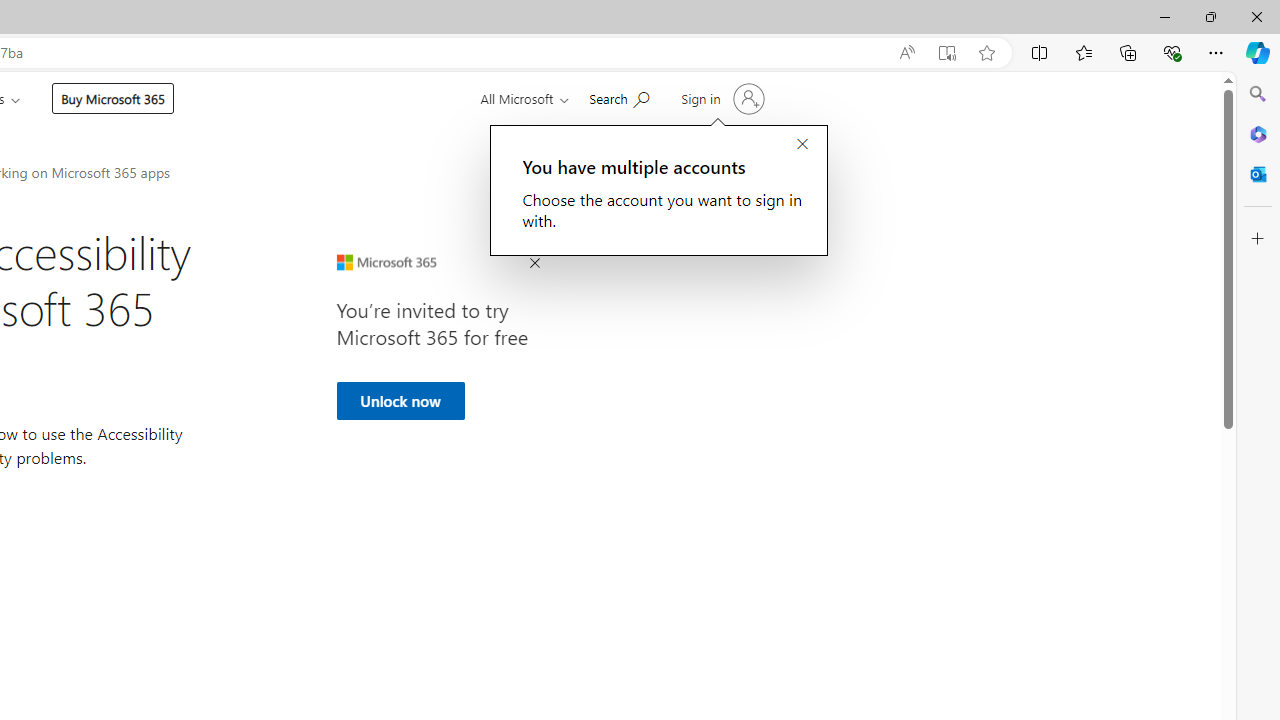 The width and height of the screenshot is (1280, 720). Describe the element at coordinates (1040, 51) in the screenshot. I see `'Split screen'` at that location.